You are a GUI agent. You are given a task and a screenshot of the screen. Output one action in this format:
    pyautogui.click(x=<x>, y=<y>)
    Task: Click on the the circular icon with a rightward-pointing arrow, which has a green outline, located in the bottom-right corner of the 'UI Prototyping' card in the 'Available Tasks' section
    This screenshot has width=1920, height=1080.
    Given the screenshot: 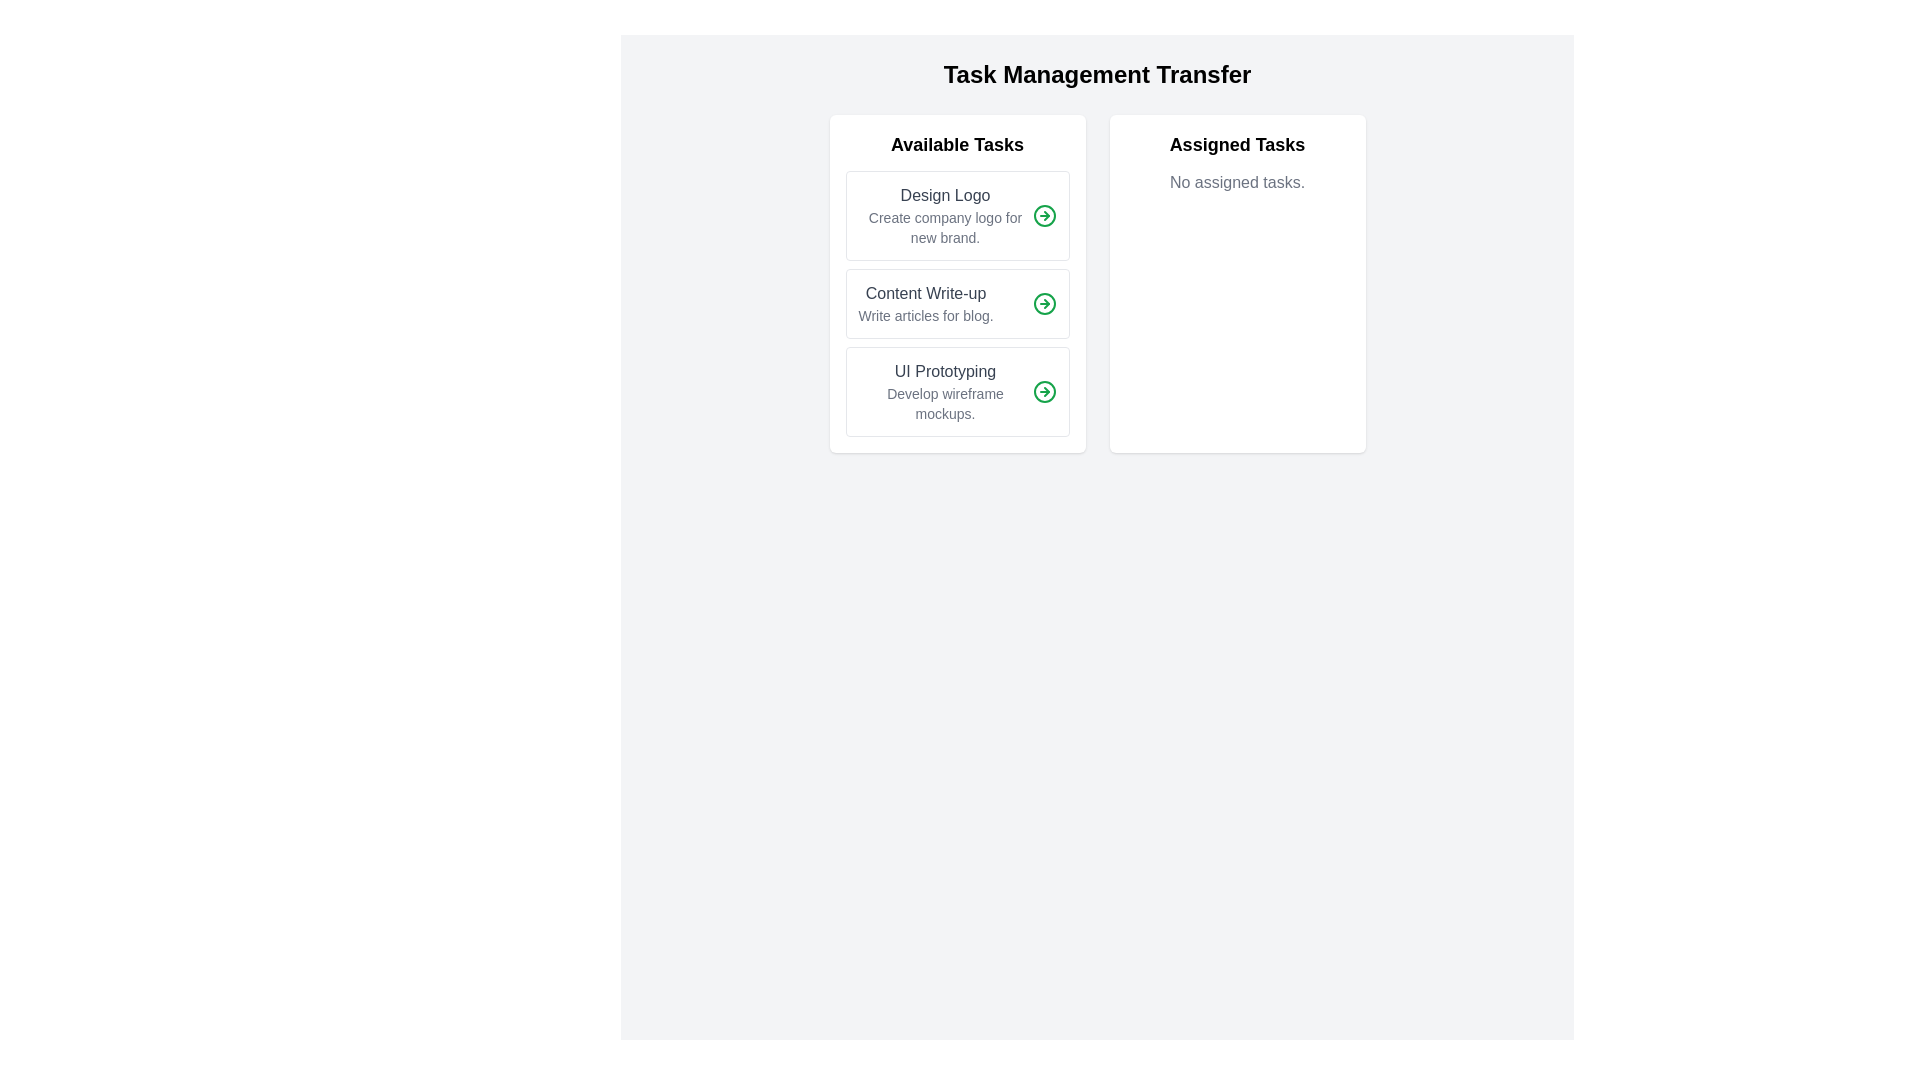 What is the action you would take?
    pyautogui.click(x=1043, y=392)
    